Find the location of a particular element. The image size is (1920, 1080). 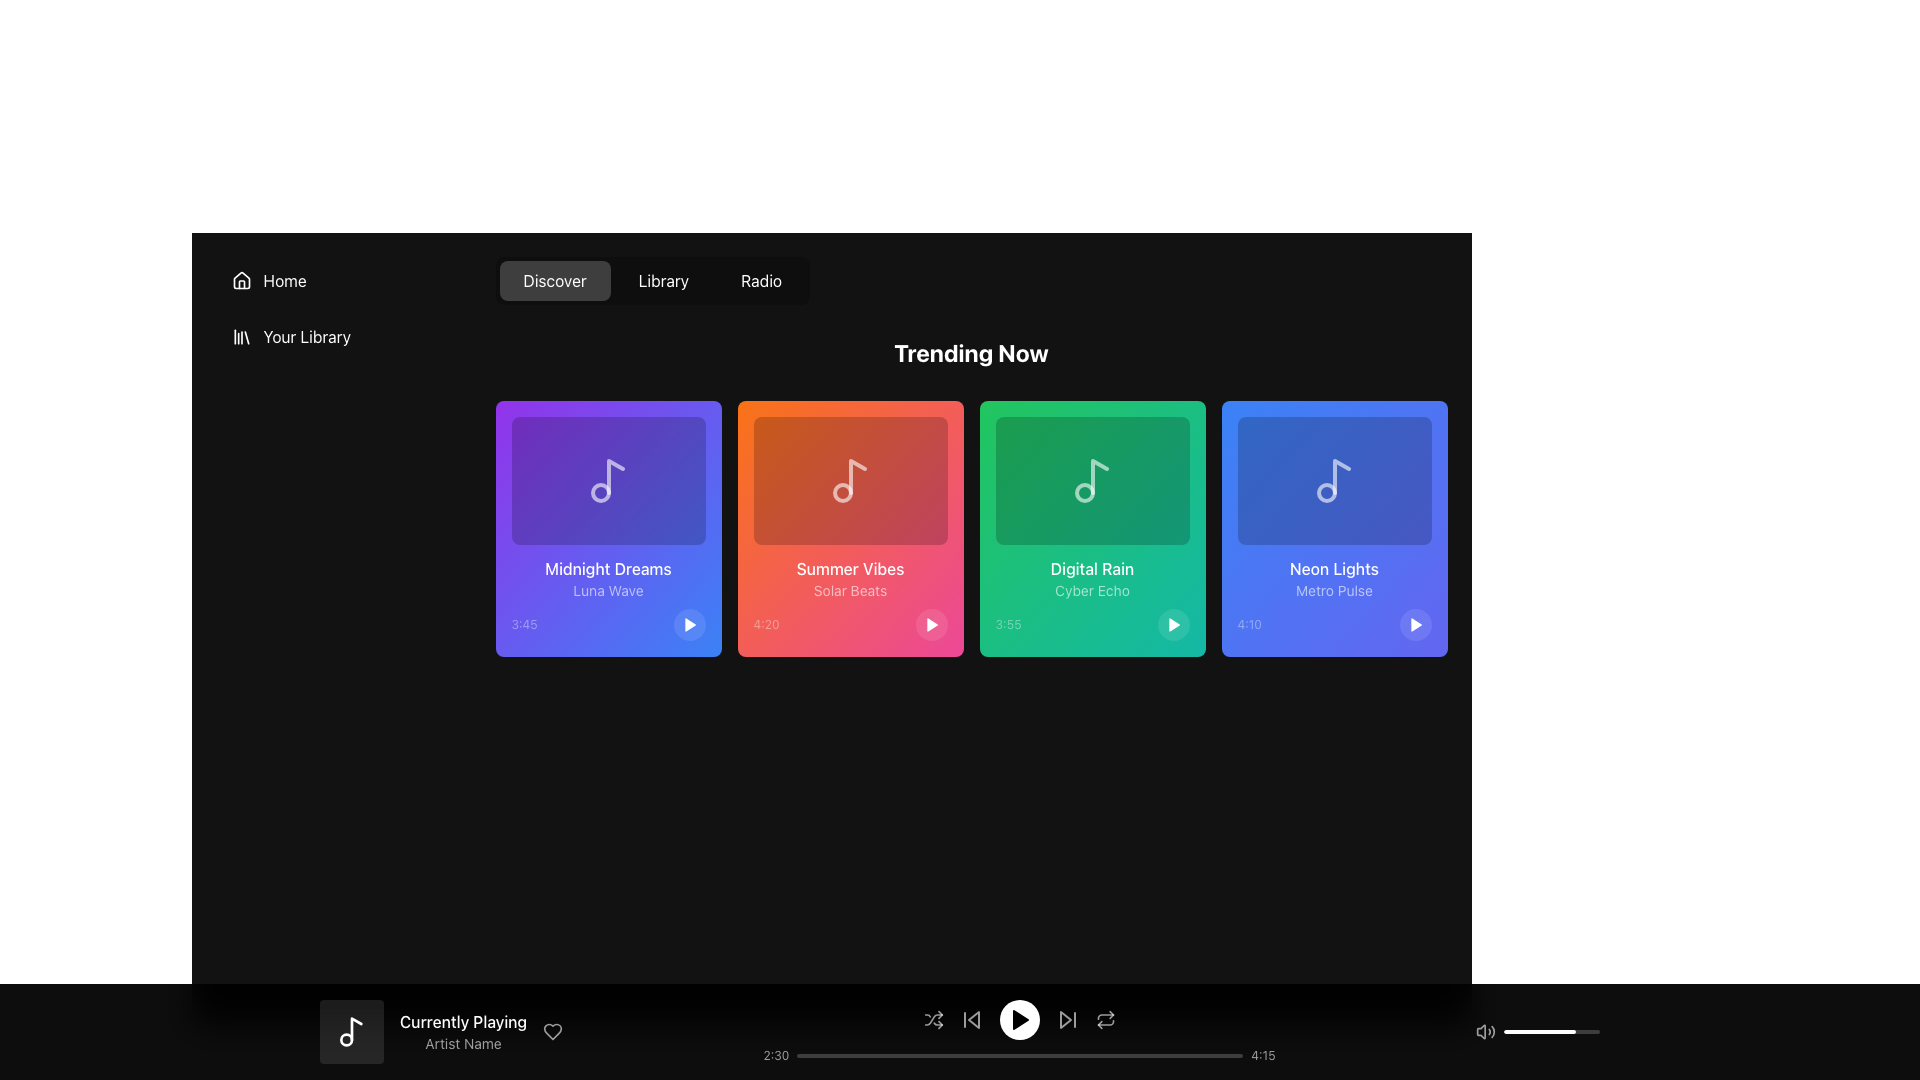

the decorative circle within the music note icon on the 'Summer Vibes' card is located at coordinates (842, 493).